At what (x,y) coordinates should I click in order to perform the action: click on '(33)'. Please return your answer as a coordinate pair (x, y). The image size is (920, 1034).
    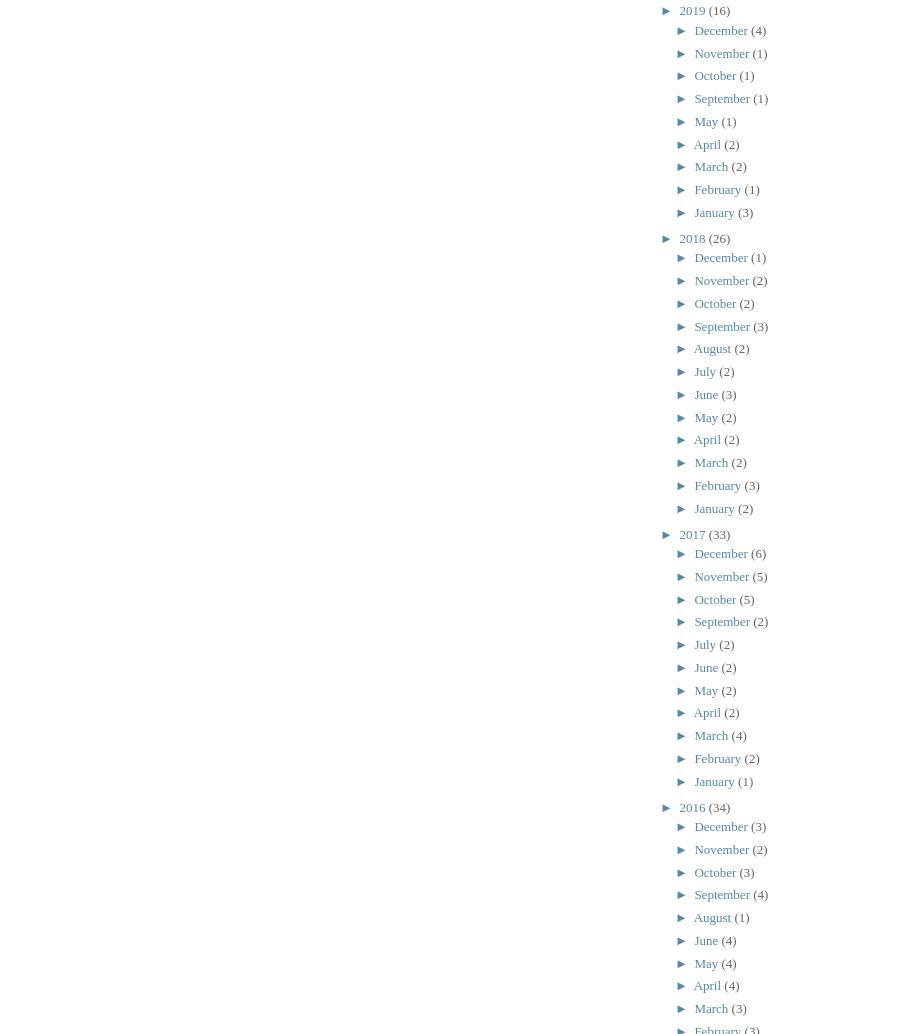
    Looking at the image, I should click on (718, 533).